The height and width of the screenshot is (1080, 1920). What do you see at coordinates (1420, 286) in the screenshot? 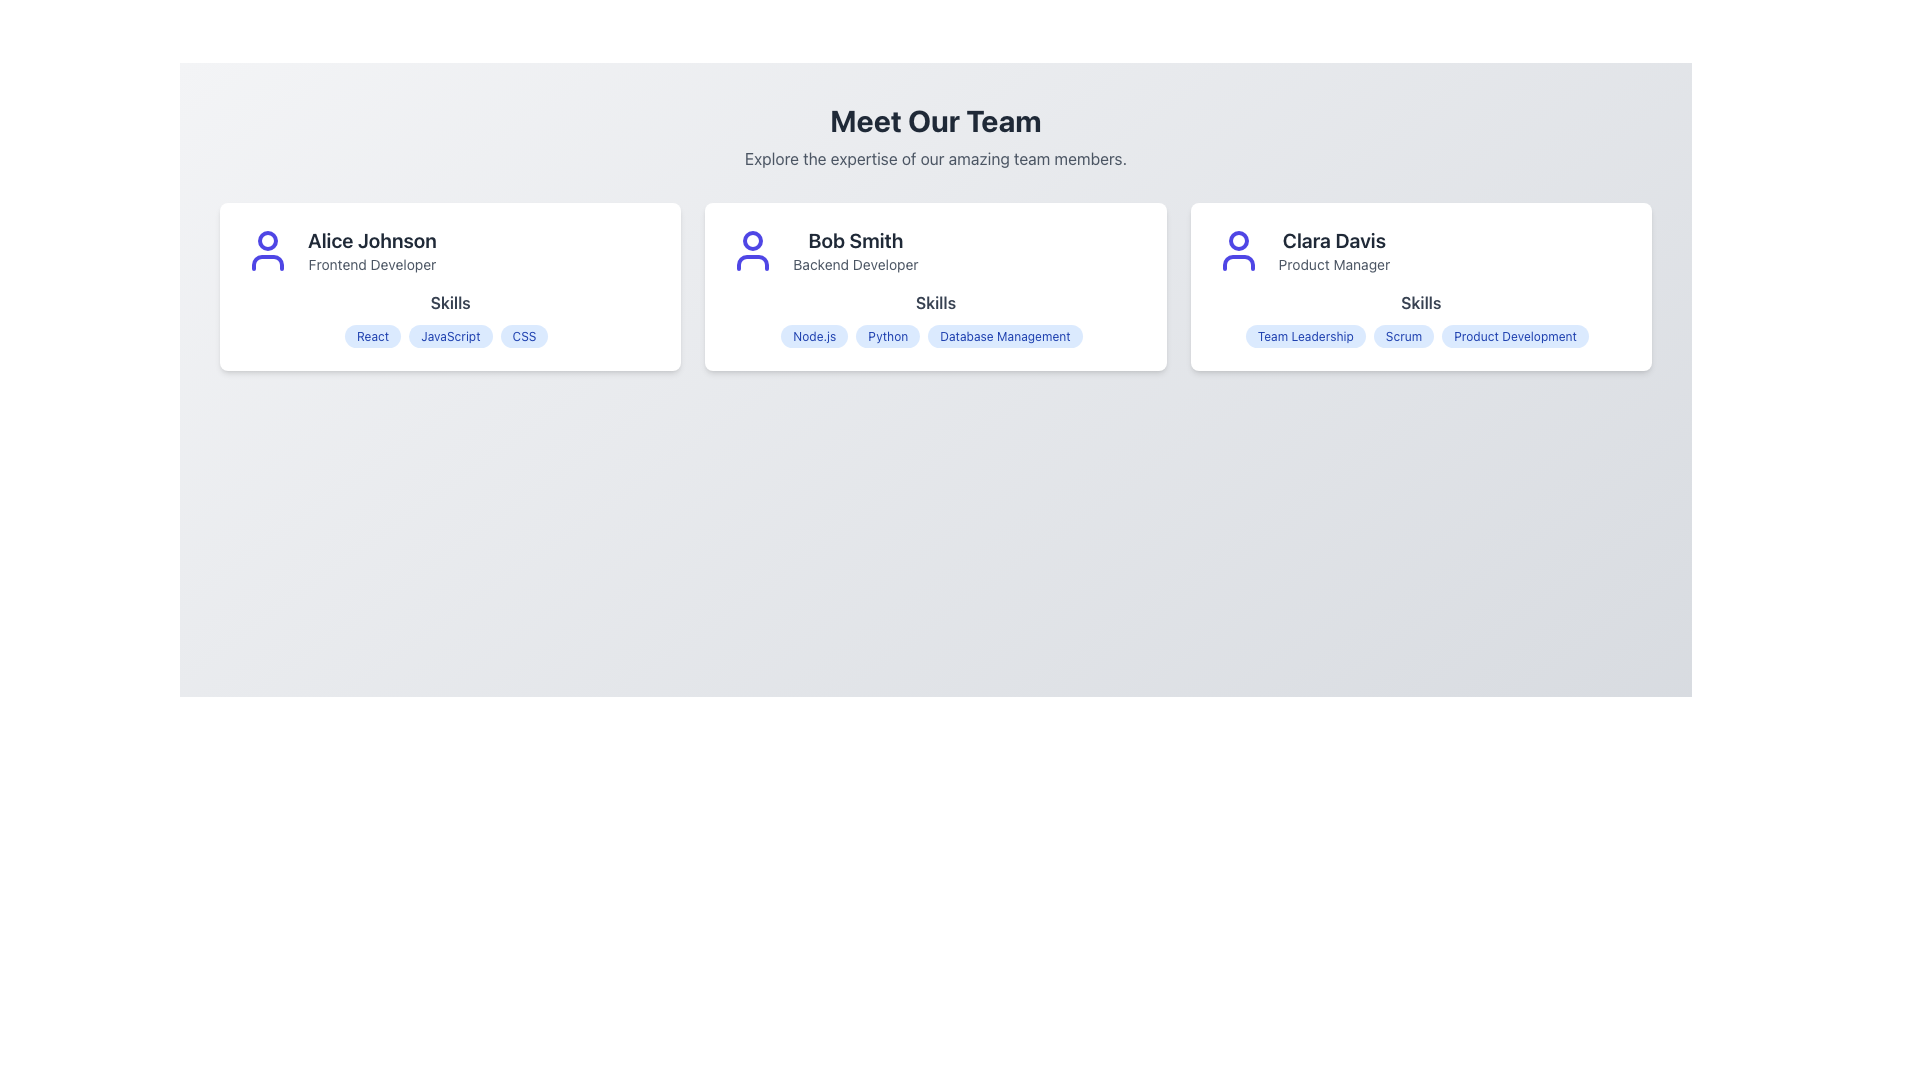
I see `information displayed on the Profile Card of Clara Davis, located at the far-right side of the 'Meet Our Team' grid` at bounding box center [1420, 286].